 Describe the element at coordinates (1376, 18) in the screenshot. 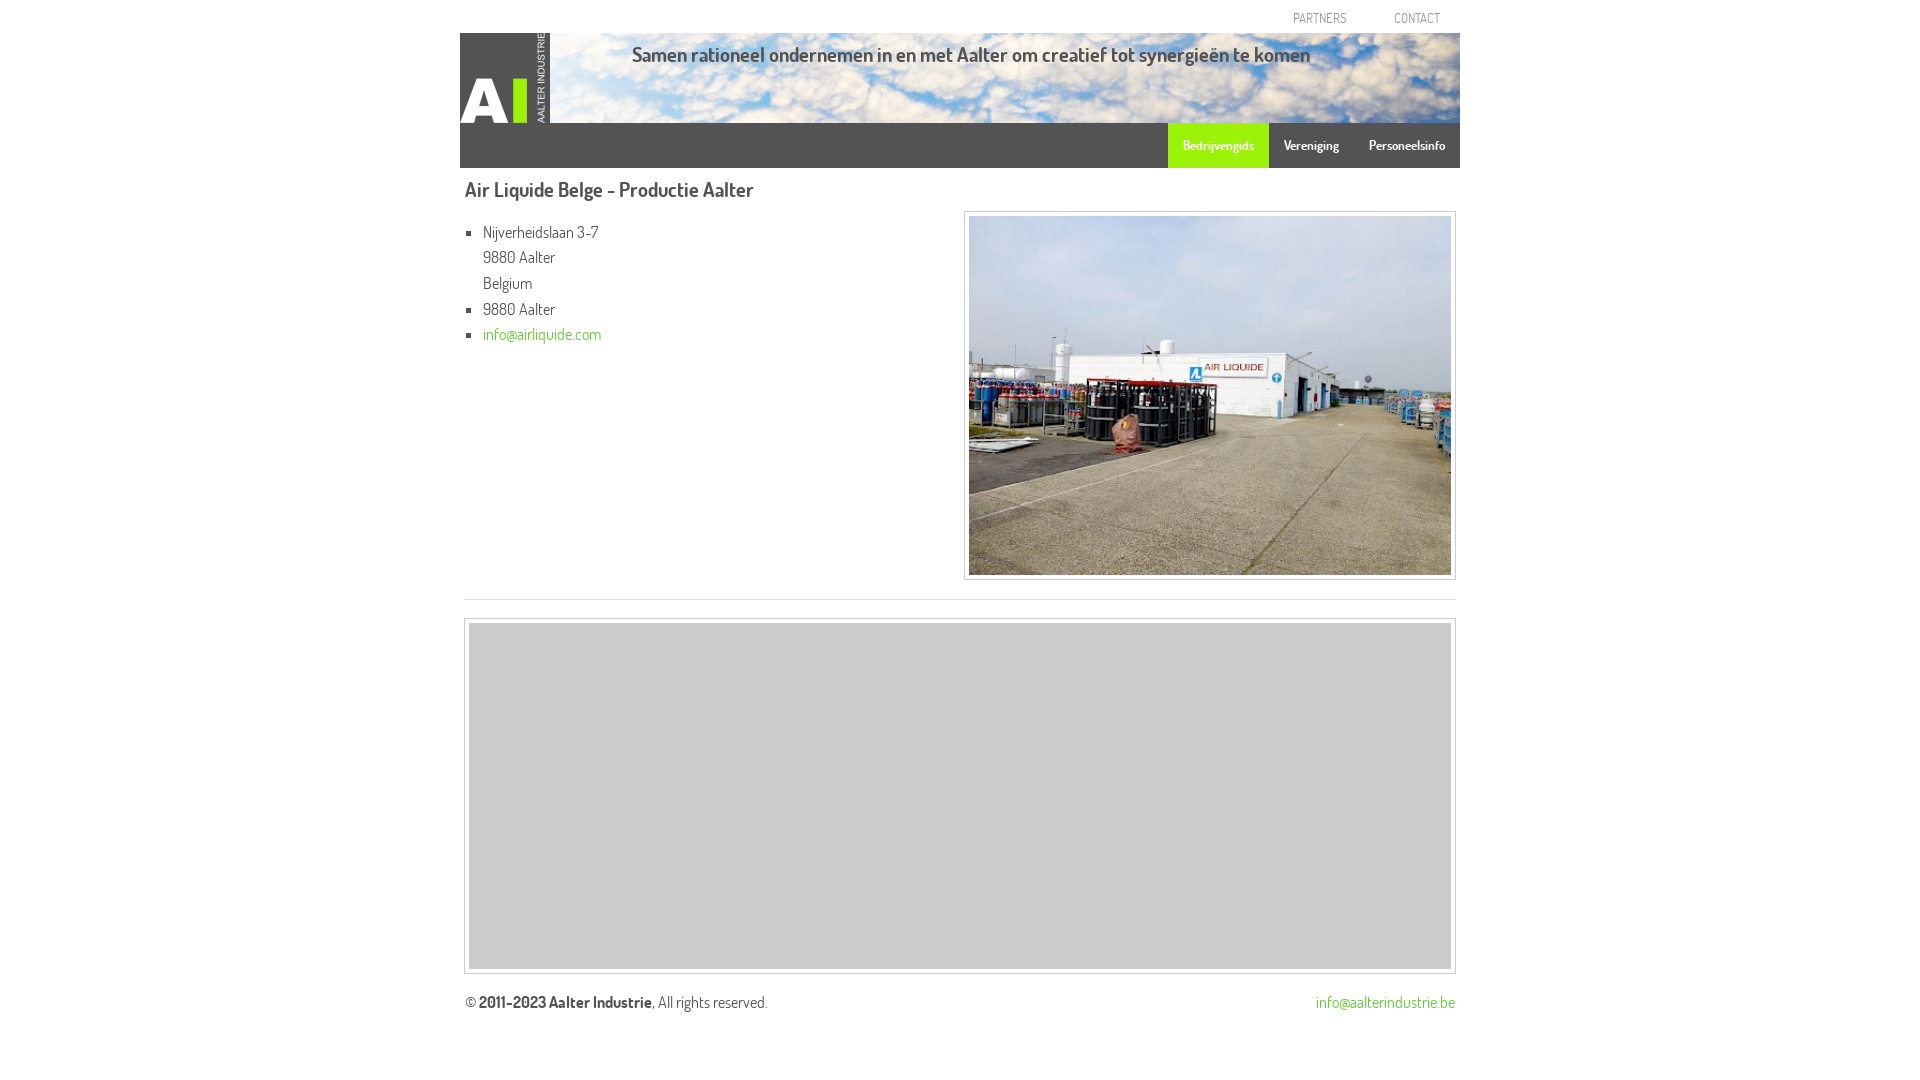

I see `'CONTACT'` at that location.